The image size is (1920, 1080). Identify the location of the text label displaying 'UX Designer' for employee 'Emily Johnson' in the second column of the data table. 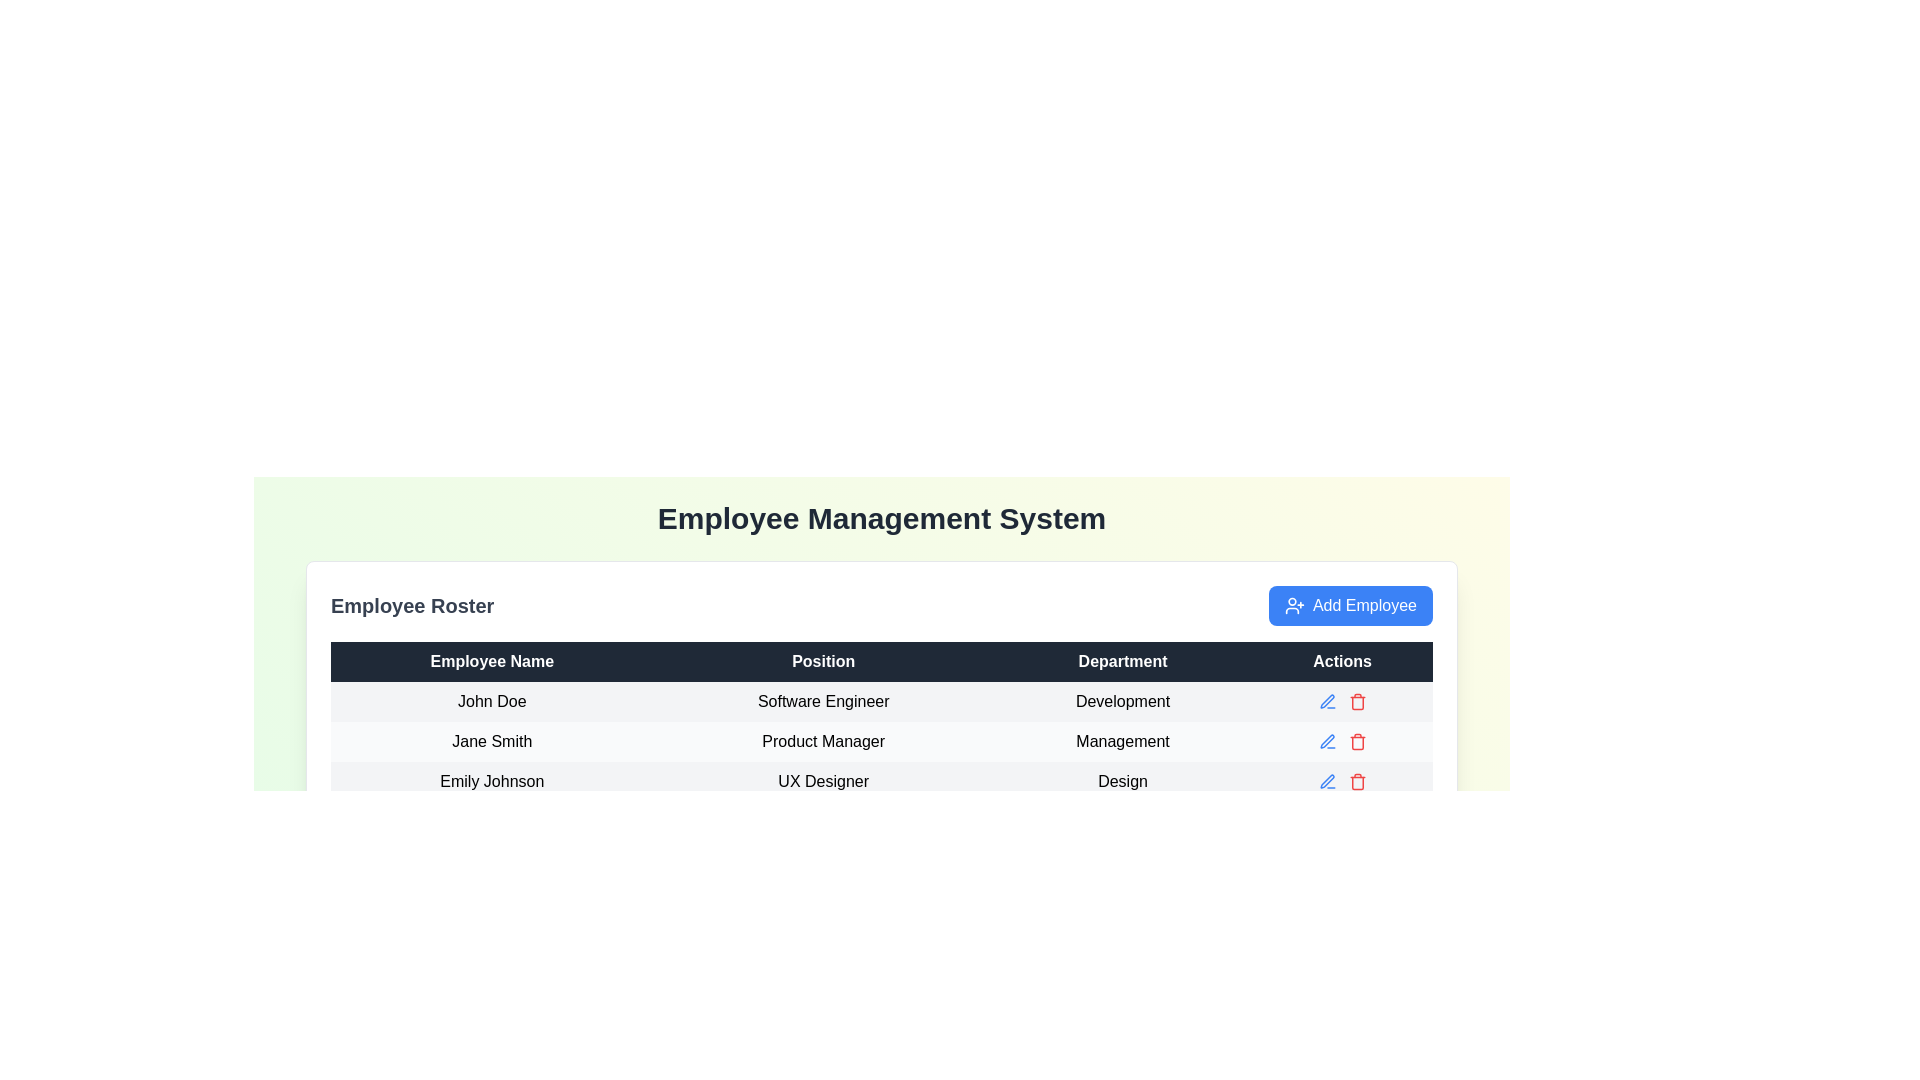
(823, 781).